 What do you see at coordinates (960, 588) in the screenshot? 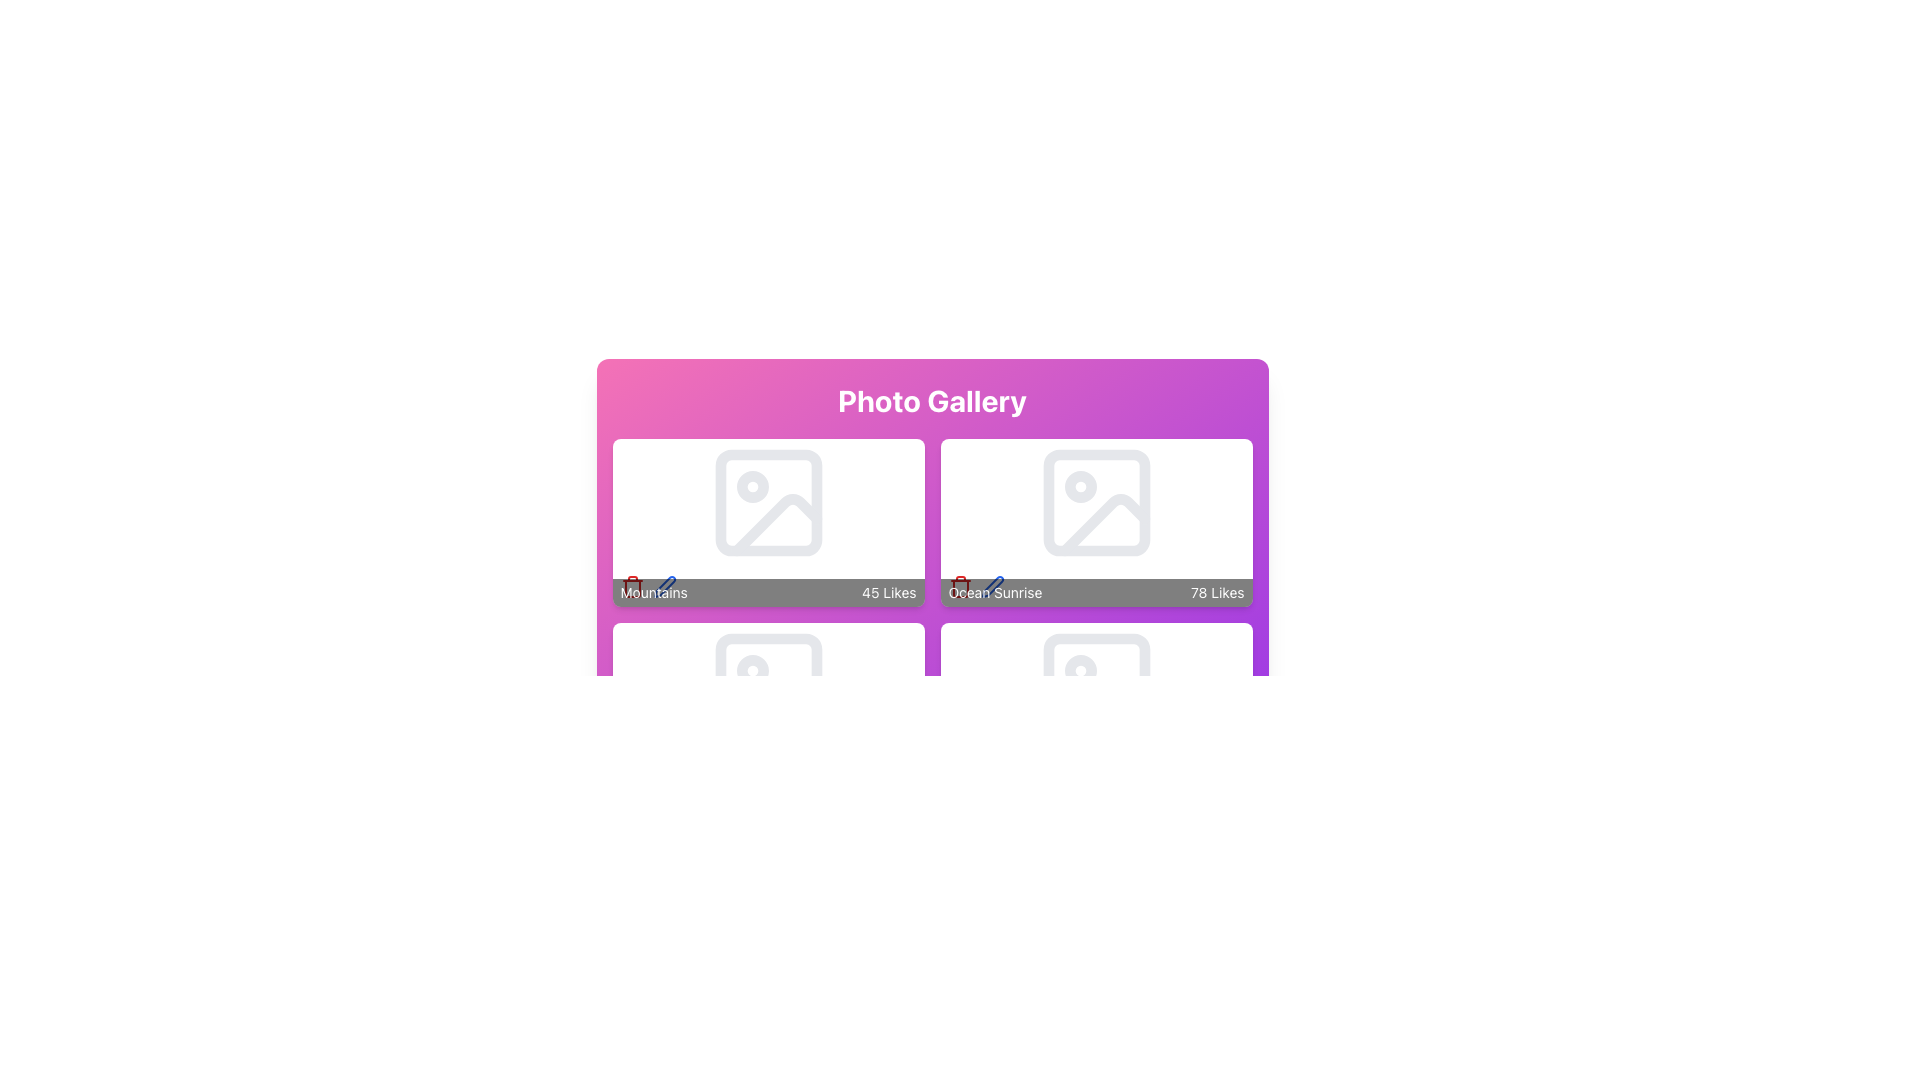
I see `the delete icon button, which is represented by a trash bin icon located` at bounding box center [960, 588].